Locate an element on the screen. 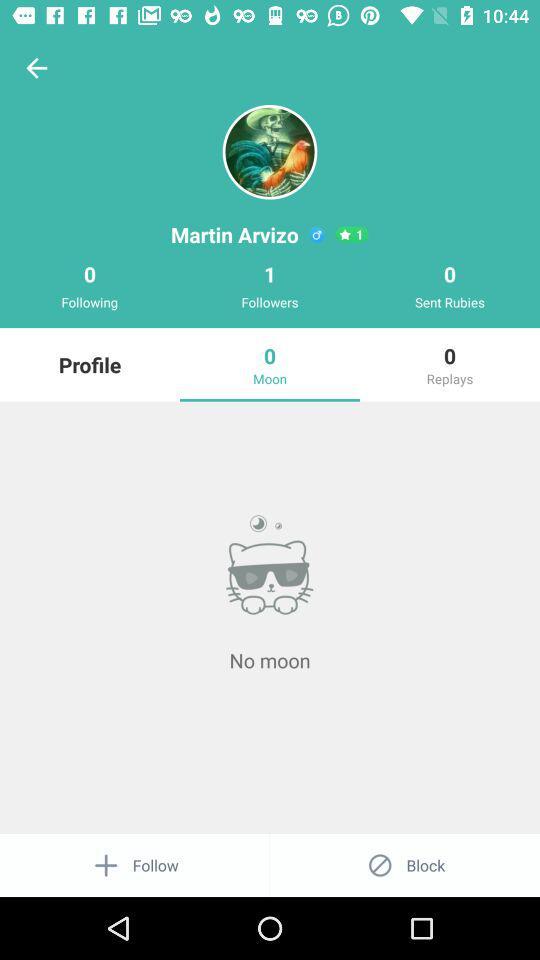  the avatar icon is located at coordinates (270, 151).